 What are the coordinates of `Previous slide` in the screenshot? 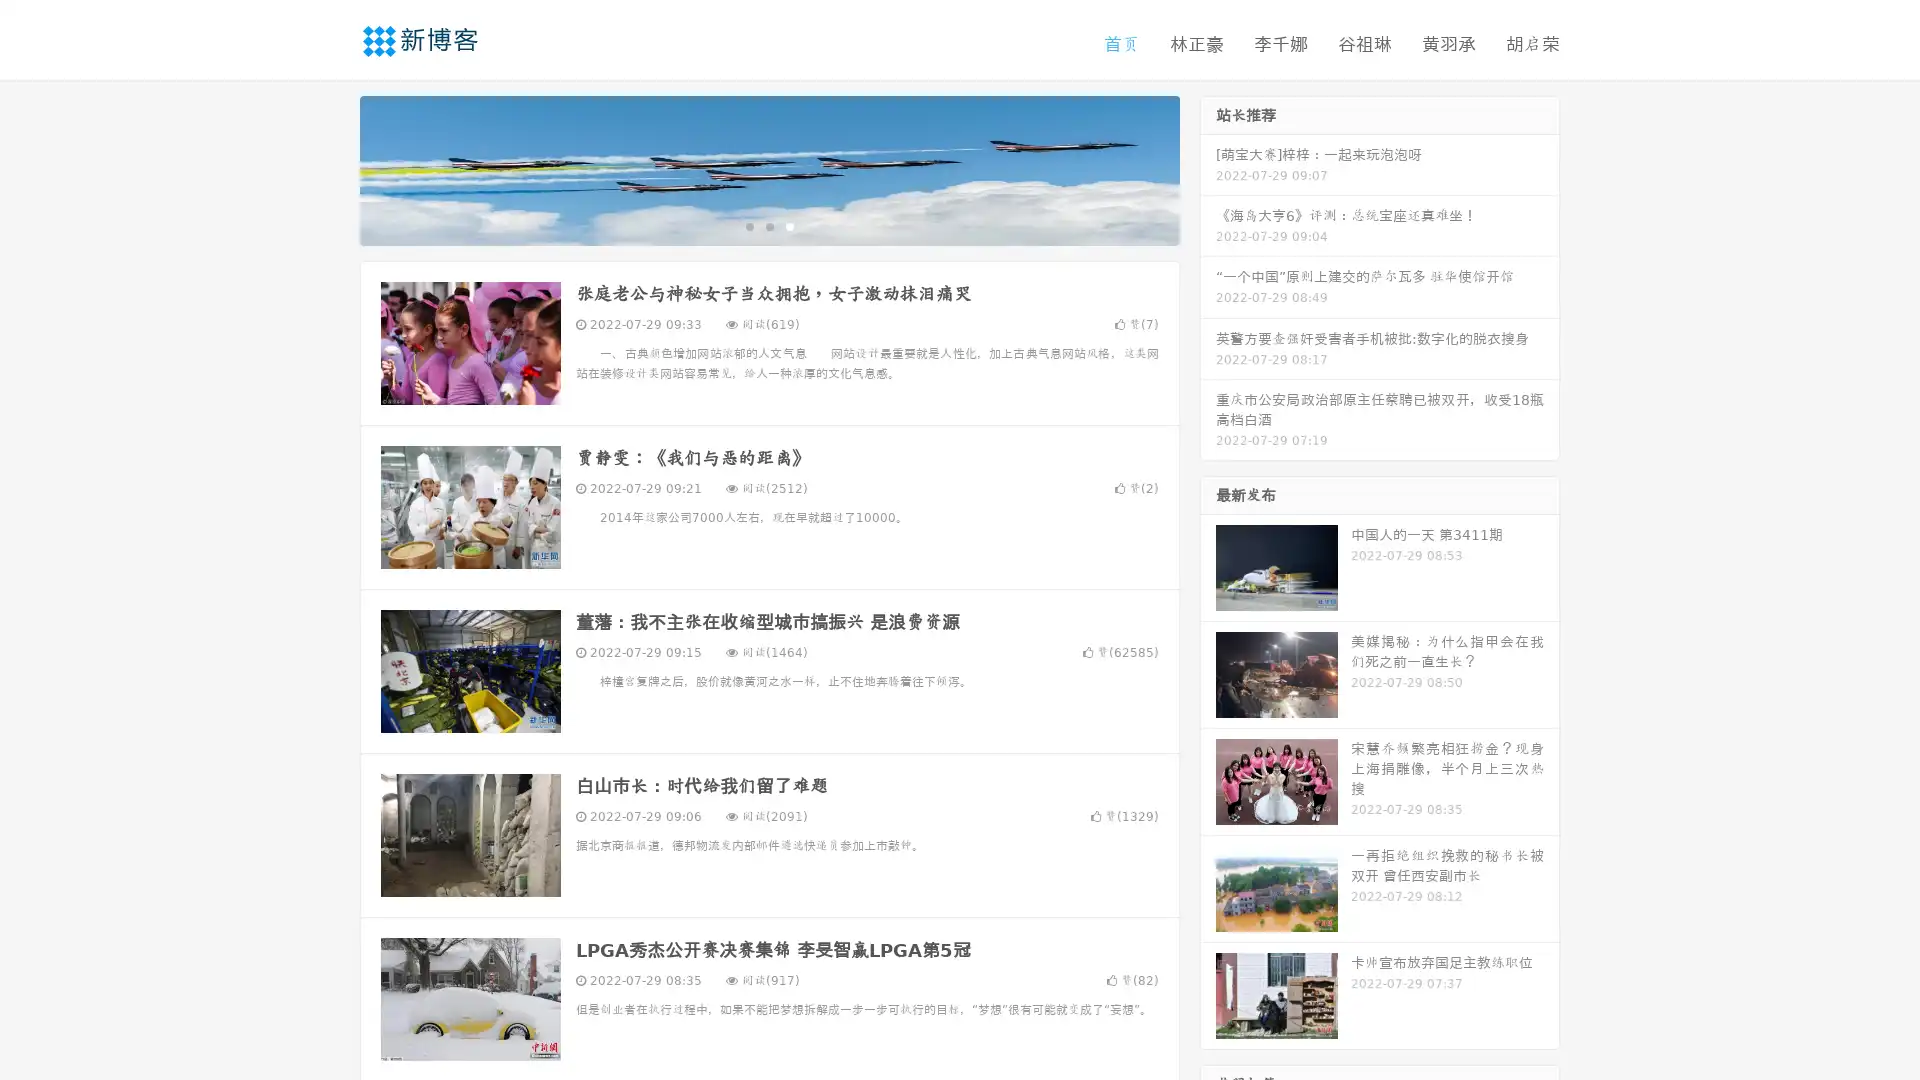 It's located at (330, 168).